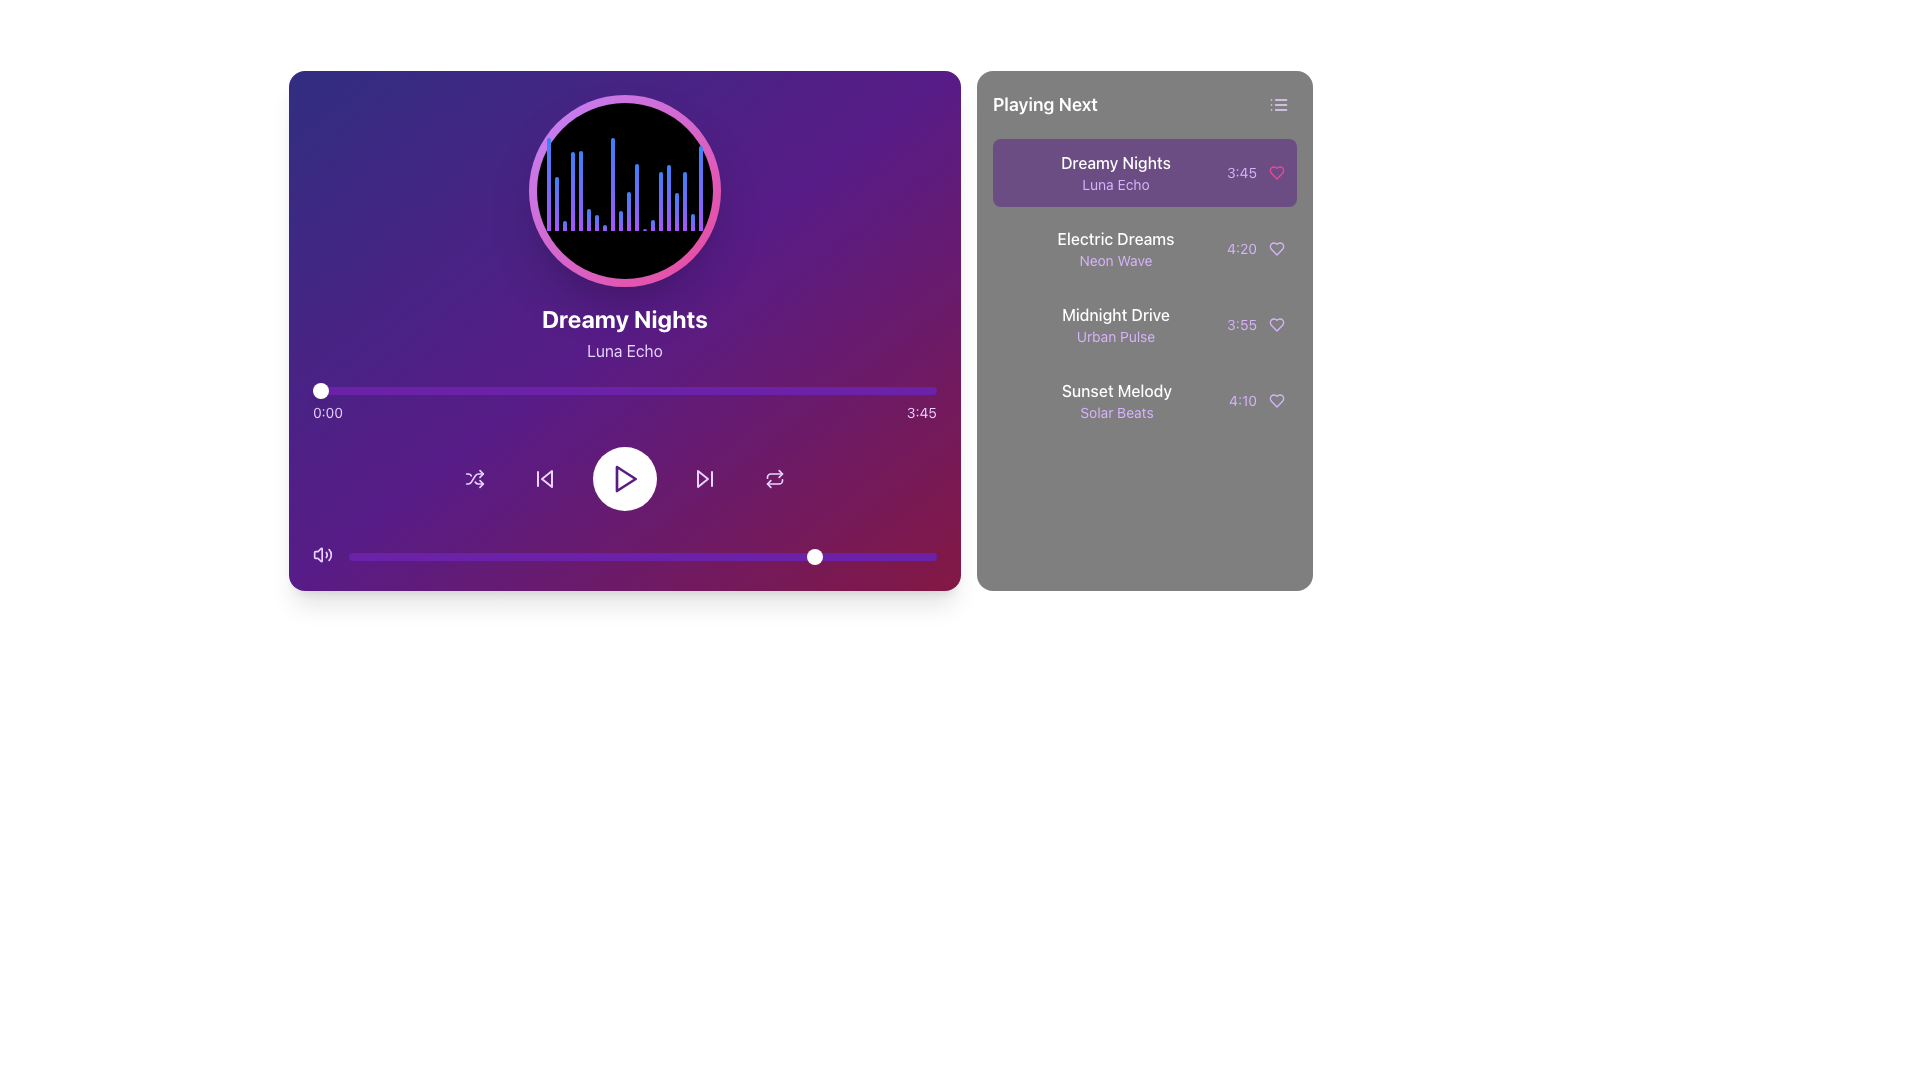 The height and width of the screenshot is (1080, 1920). I want to click on the 18th graphical bar in the dynamic visualizer, which represents music frequency or rhythm, located in the upper center of the left panel, so click(692, 222).